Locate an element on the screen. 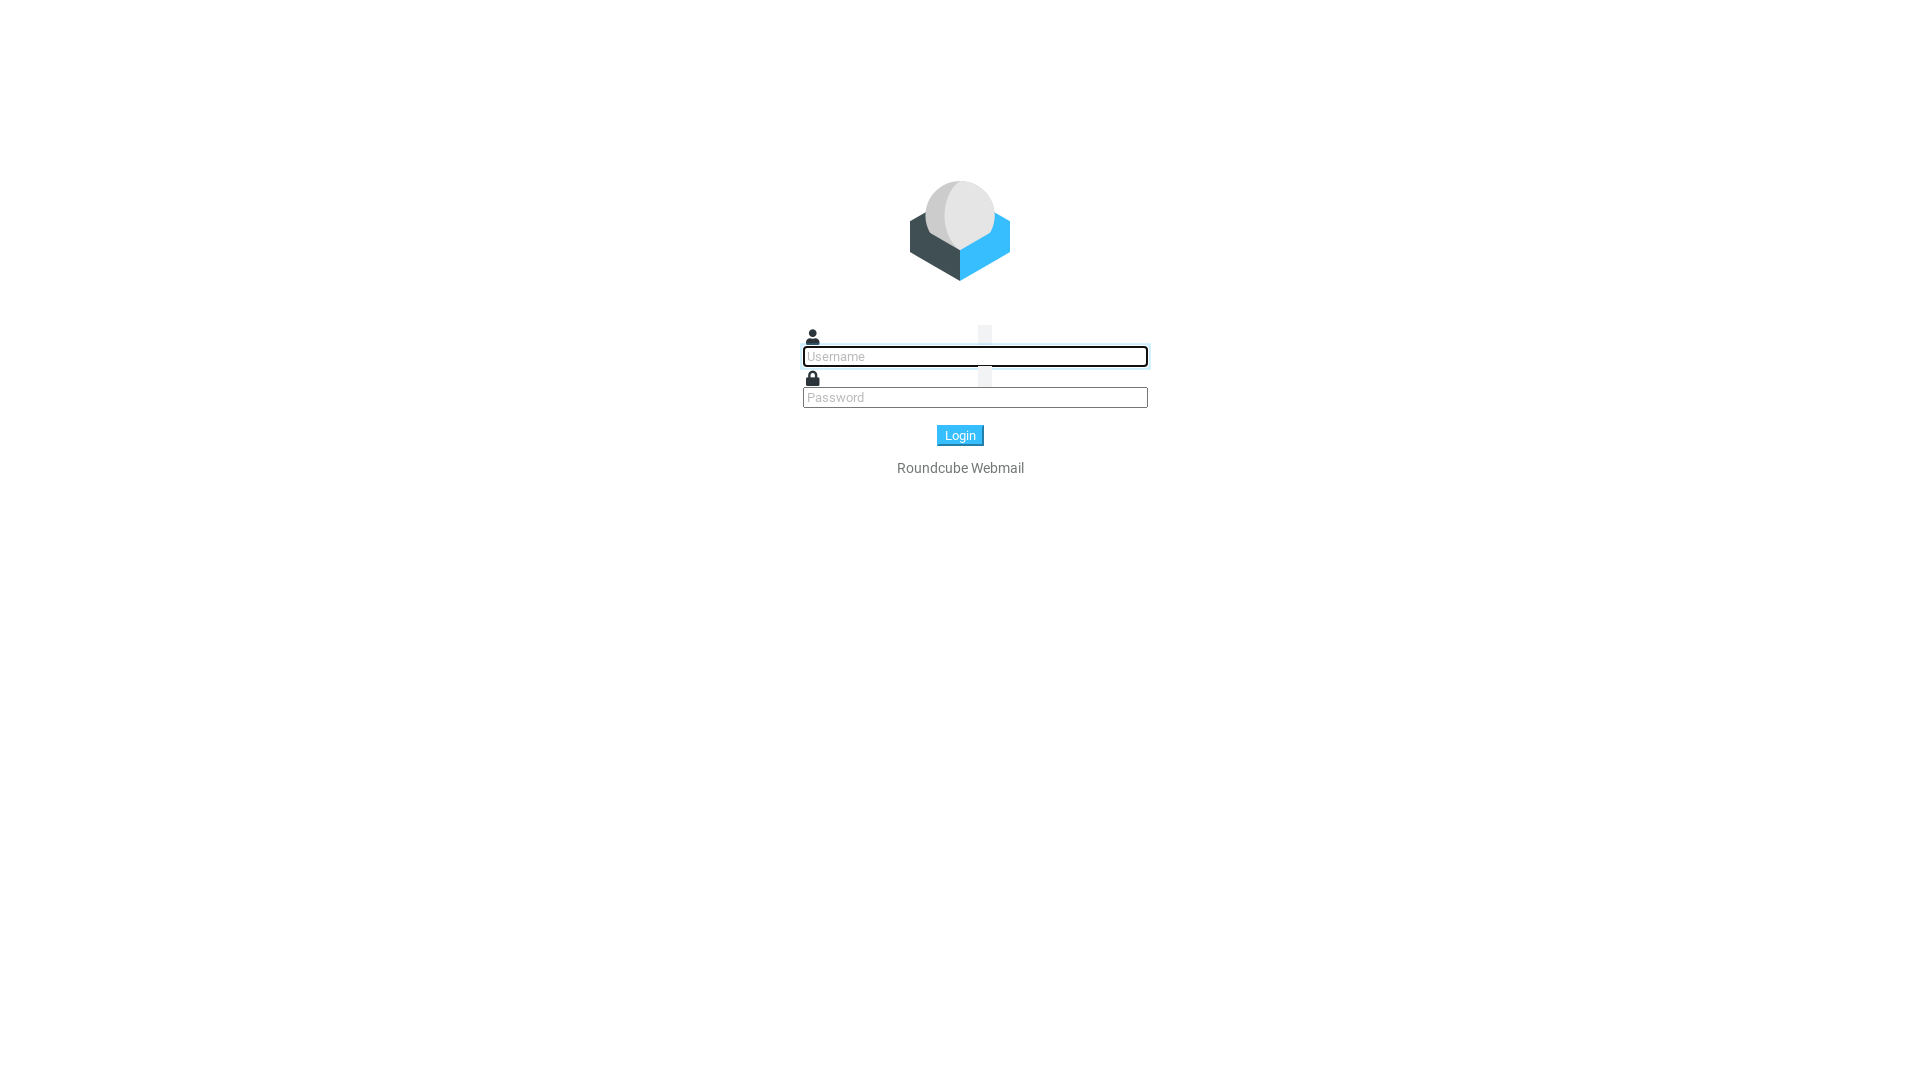 The image size is (1920, 1080). 'Login' is located at coordinates (935, 434).